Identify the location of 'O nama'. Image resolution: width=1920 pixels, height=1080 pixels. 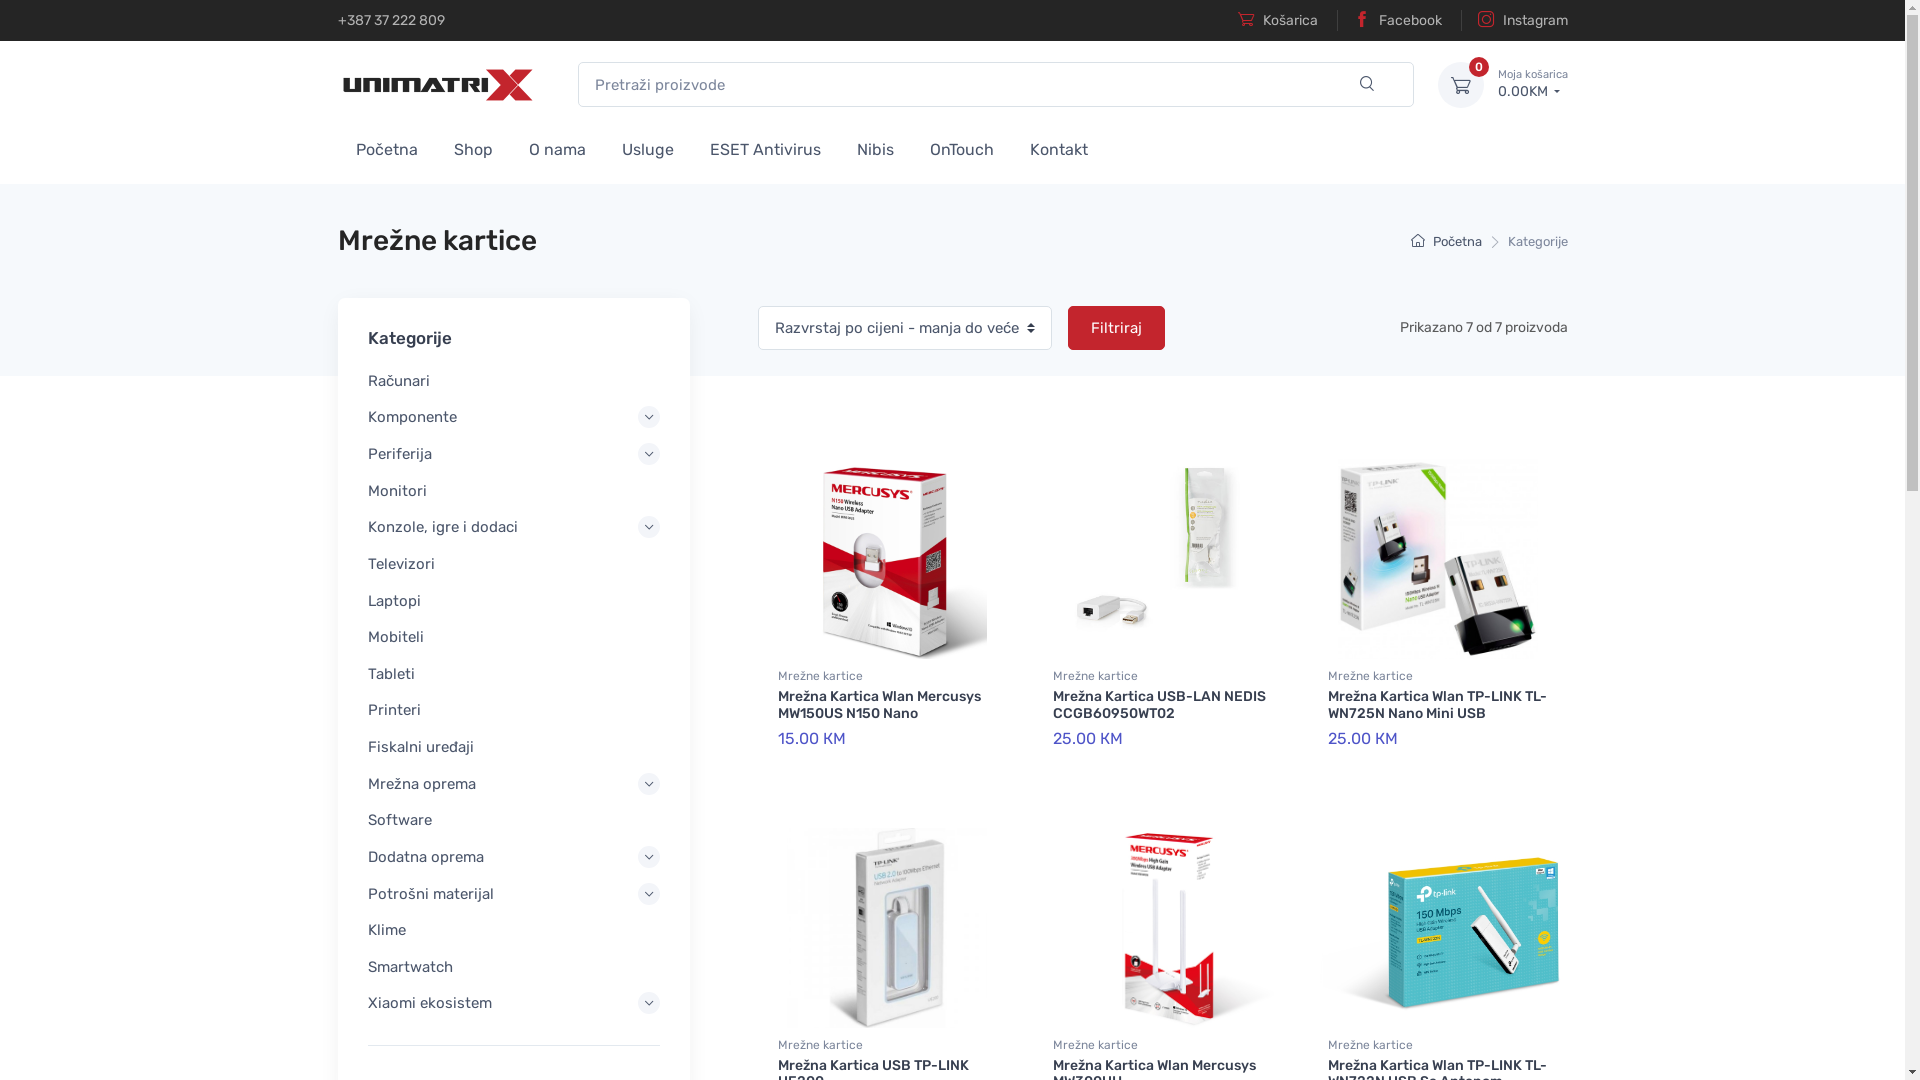
(556, 146).